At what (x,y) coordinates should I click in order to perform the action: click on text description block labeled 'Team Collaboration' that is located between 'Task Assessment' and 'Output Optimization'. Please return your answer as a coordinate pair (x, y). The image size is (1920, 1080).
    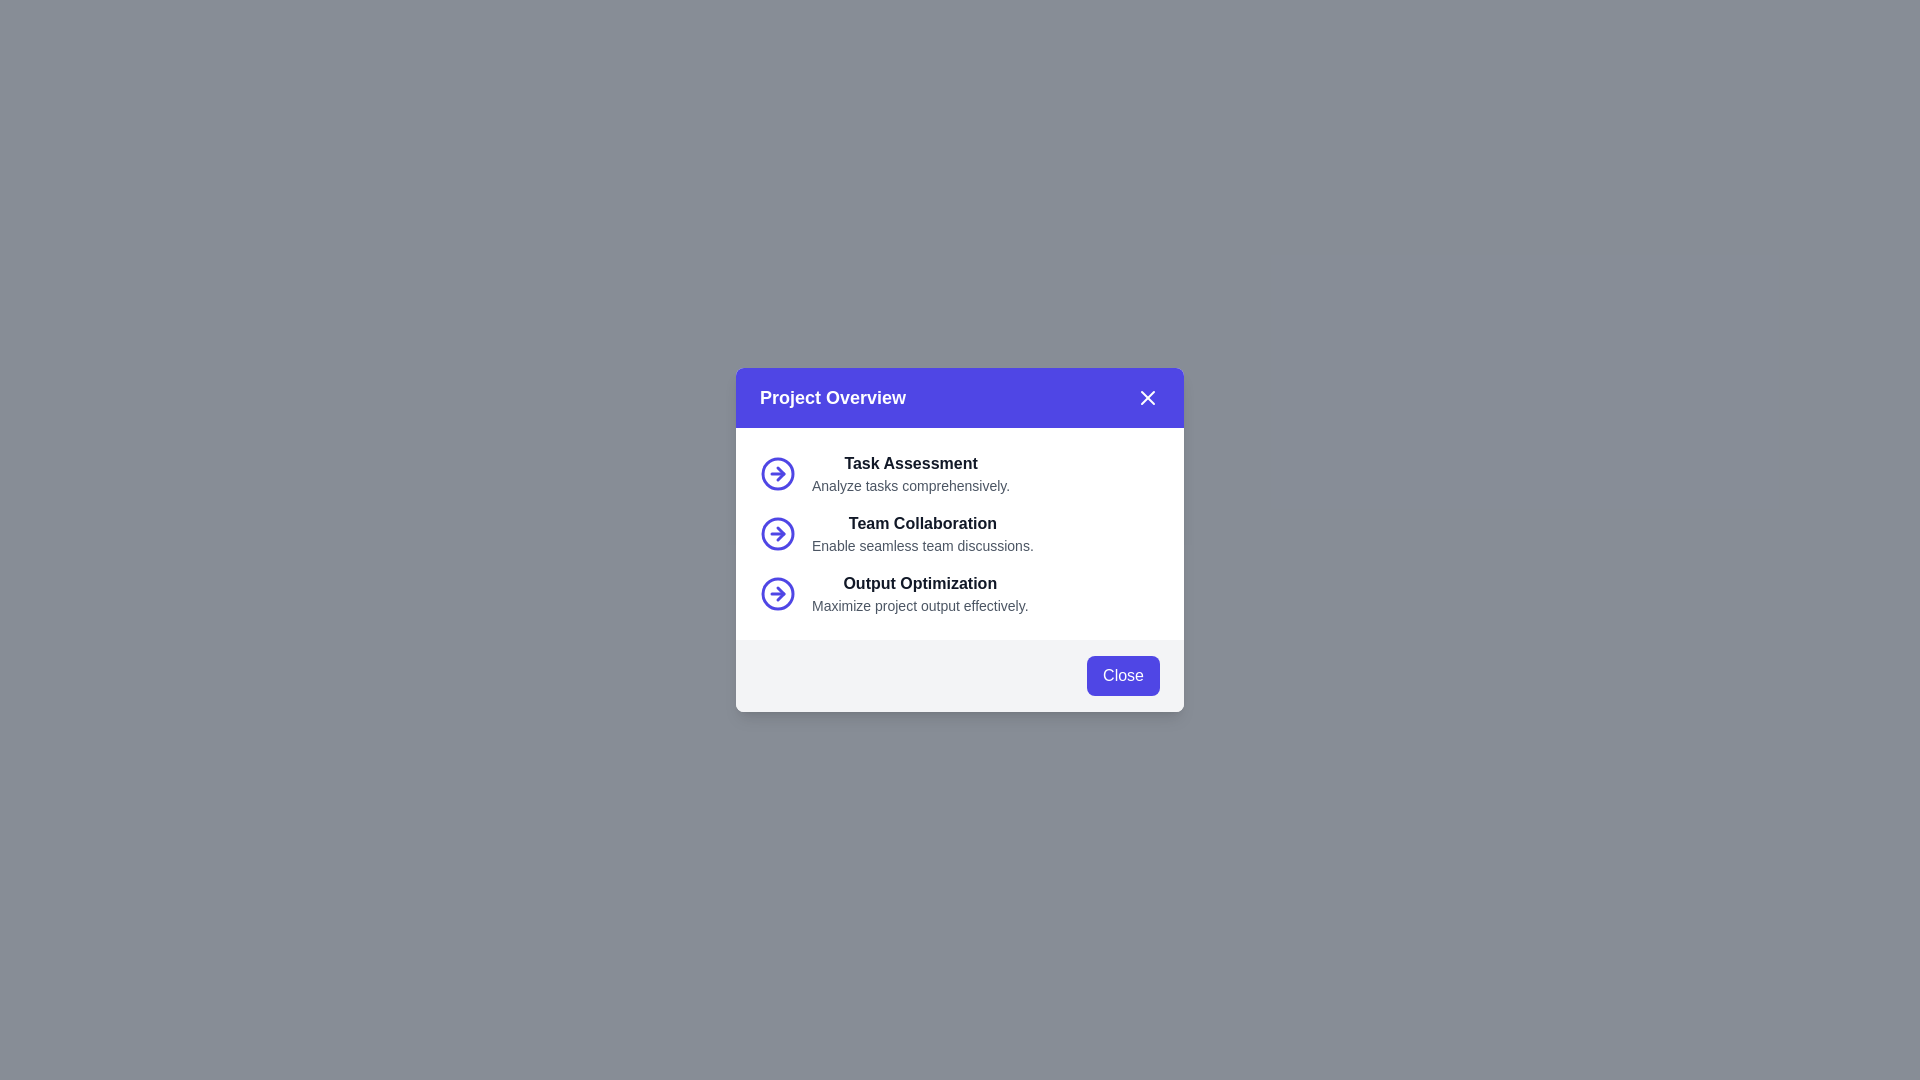
    Looking at the image, I should click on (921, 532).